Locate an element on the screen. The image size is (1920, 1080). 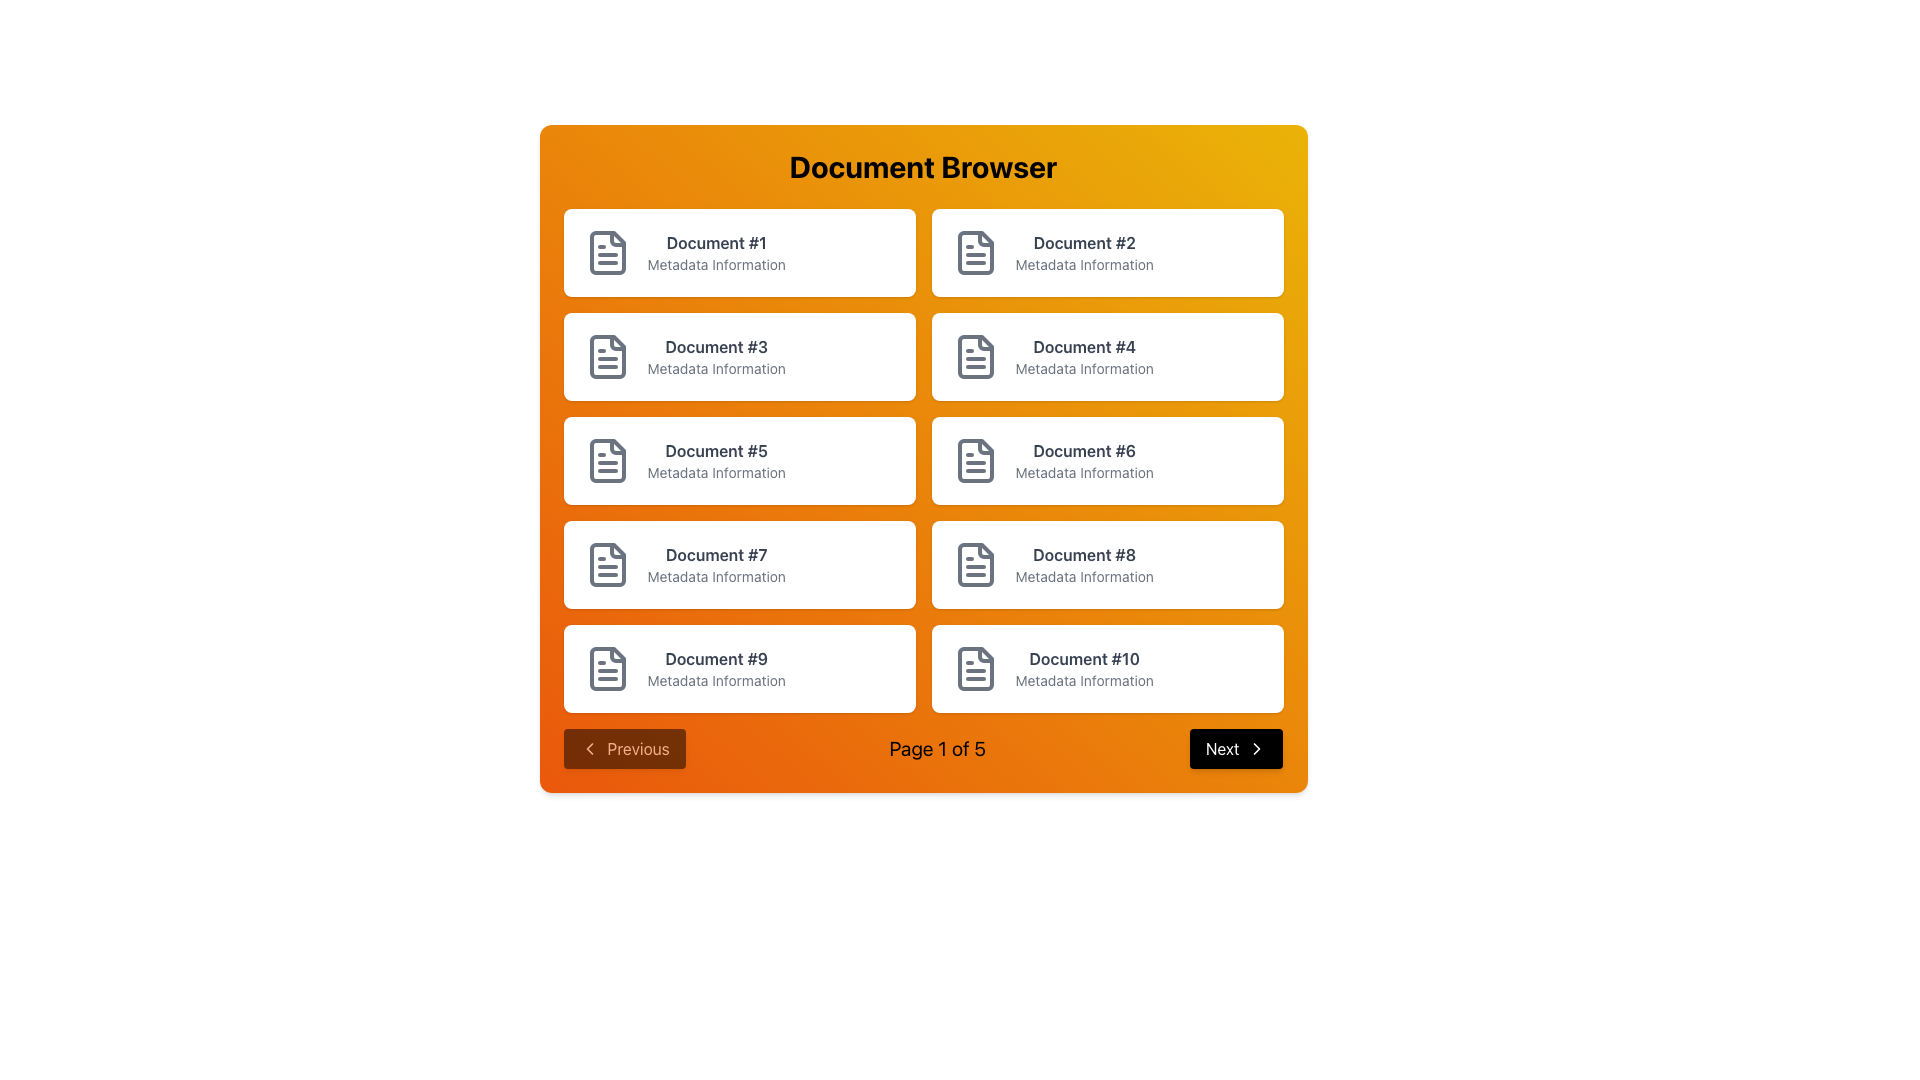
the Card element representing 'Document #7', located in the fourth row, first column of the grid layout is located at coordinates (738, 564).